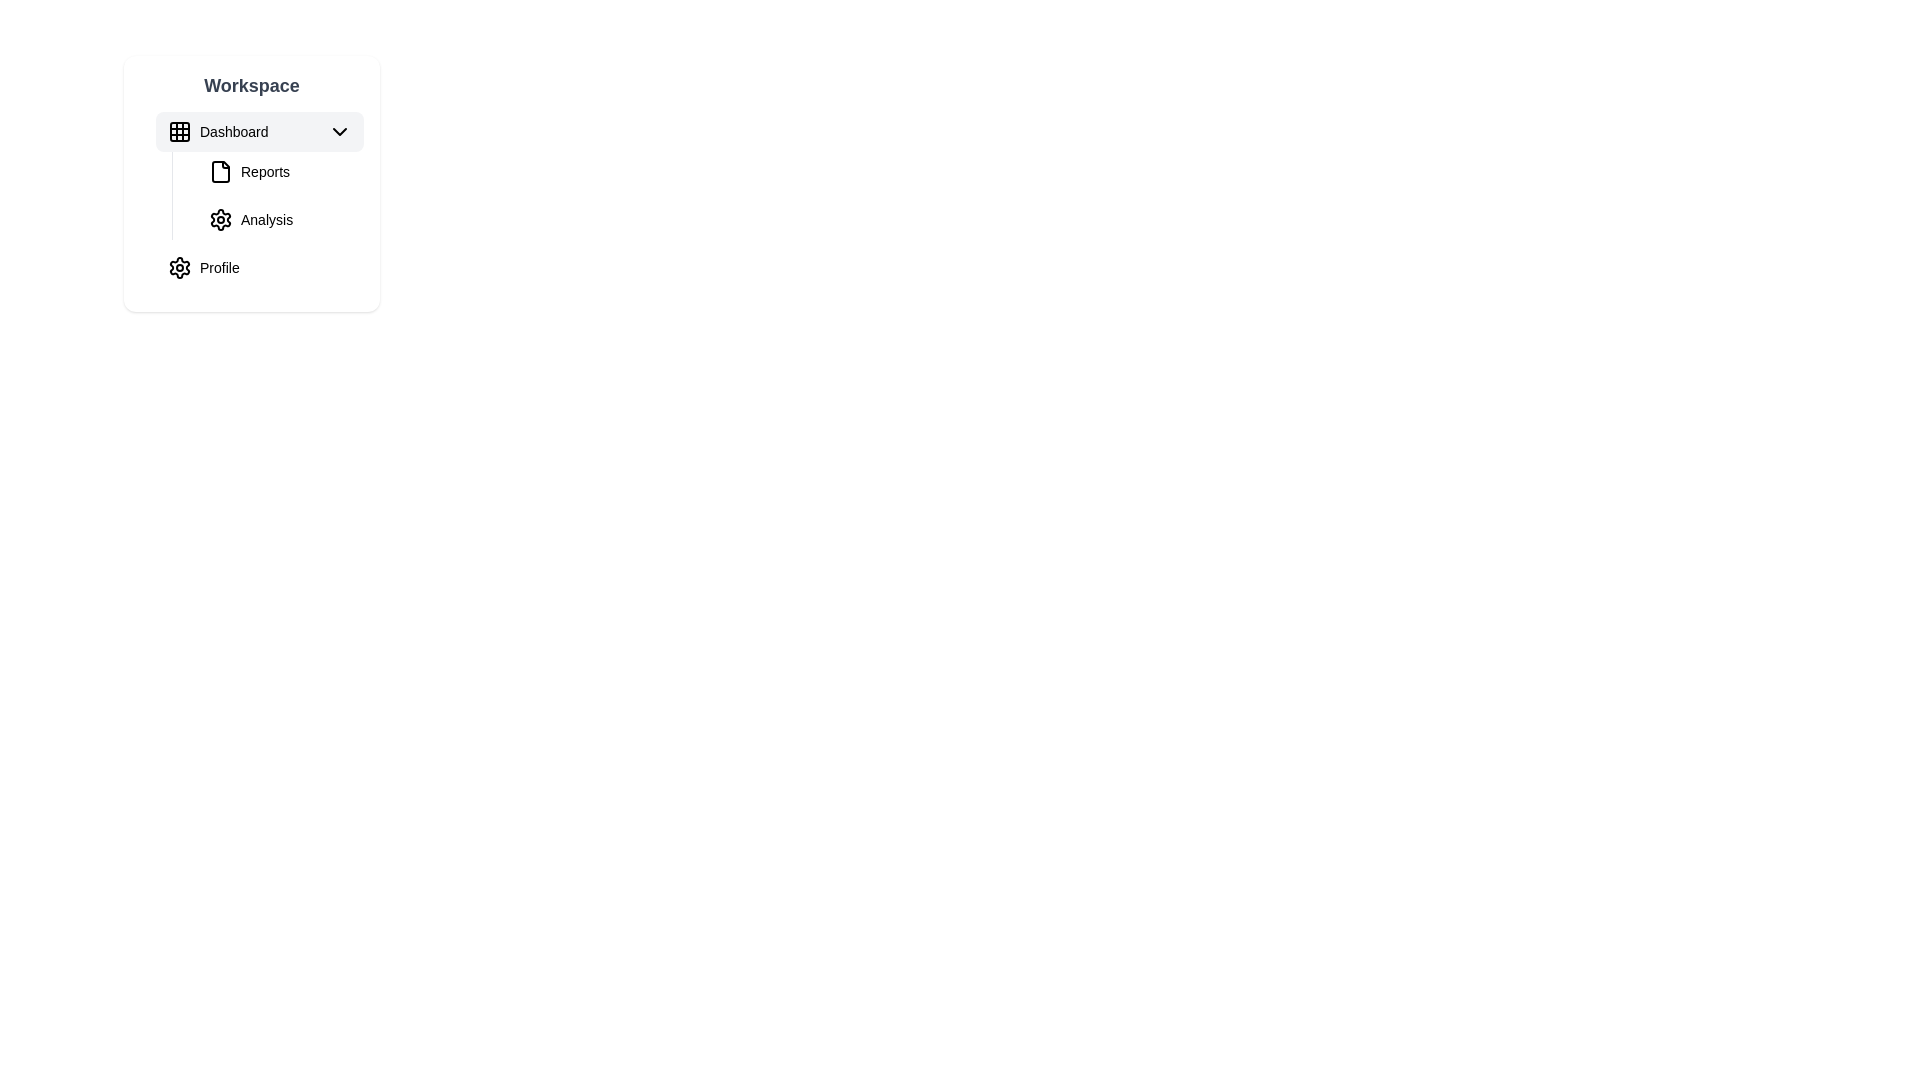  I want to click on the settings icon located at the bottom of the menu structure, which visually represents configuration or settings functionality in the user interface, so click(220, 219).